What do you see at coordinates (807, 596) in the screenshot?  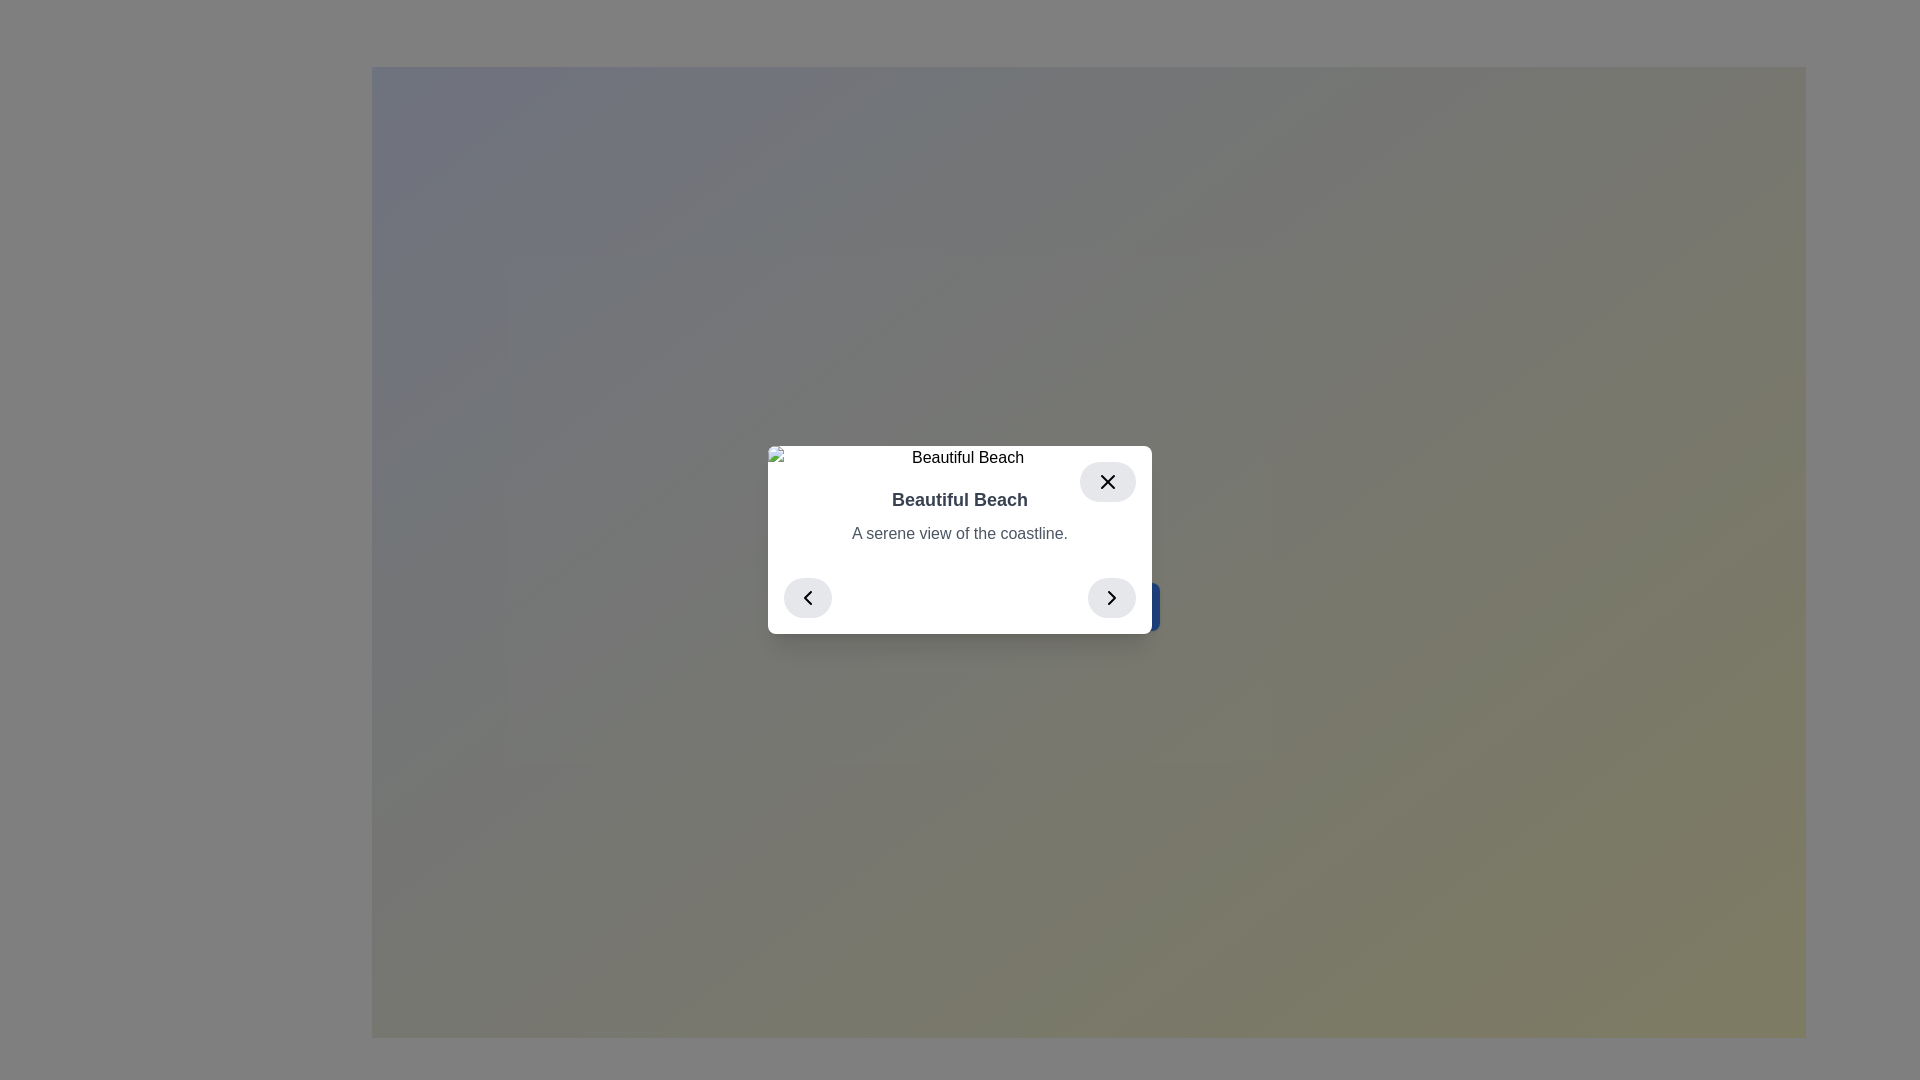 I see `the left navigation button which is the first interactive button and positioned to the left of a center-aligned text block` at bounding box center [807, 596].